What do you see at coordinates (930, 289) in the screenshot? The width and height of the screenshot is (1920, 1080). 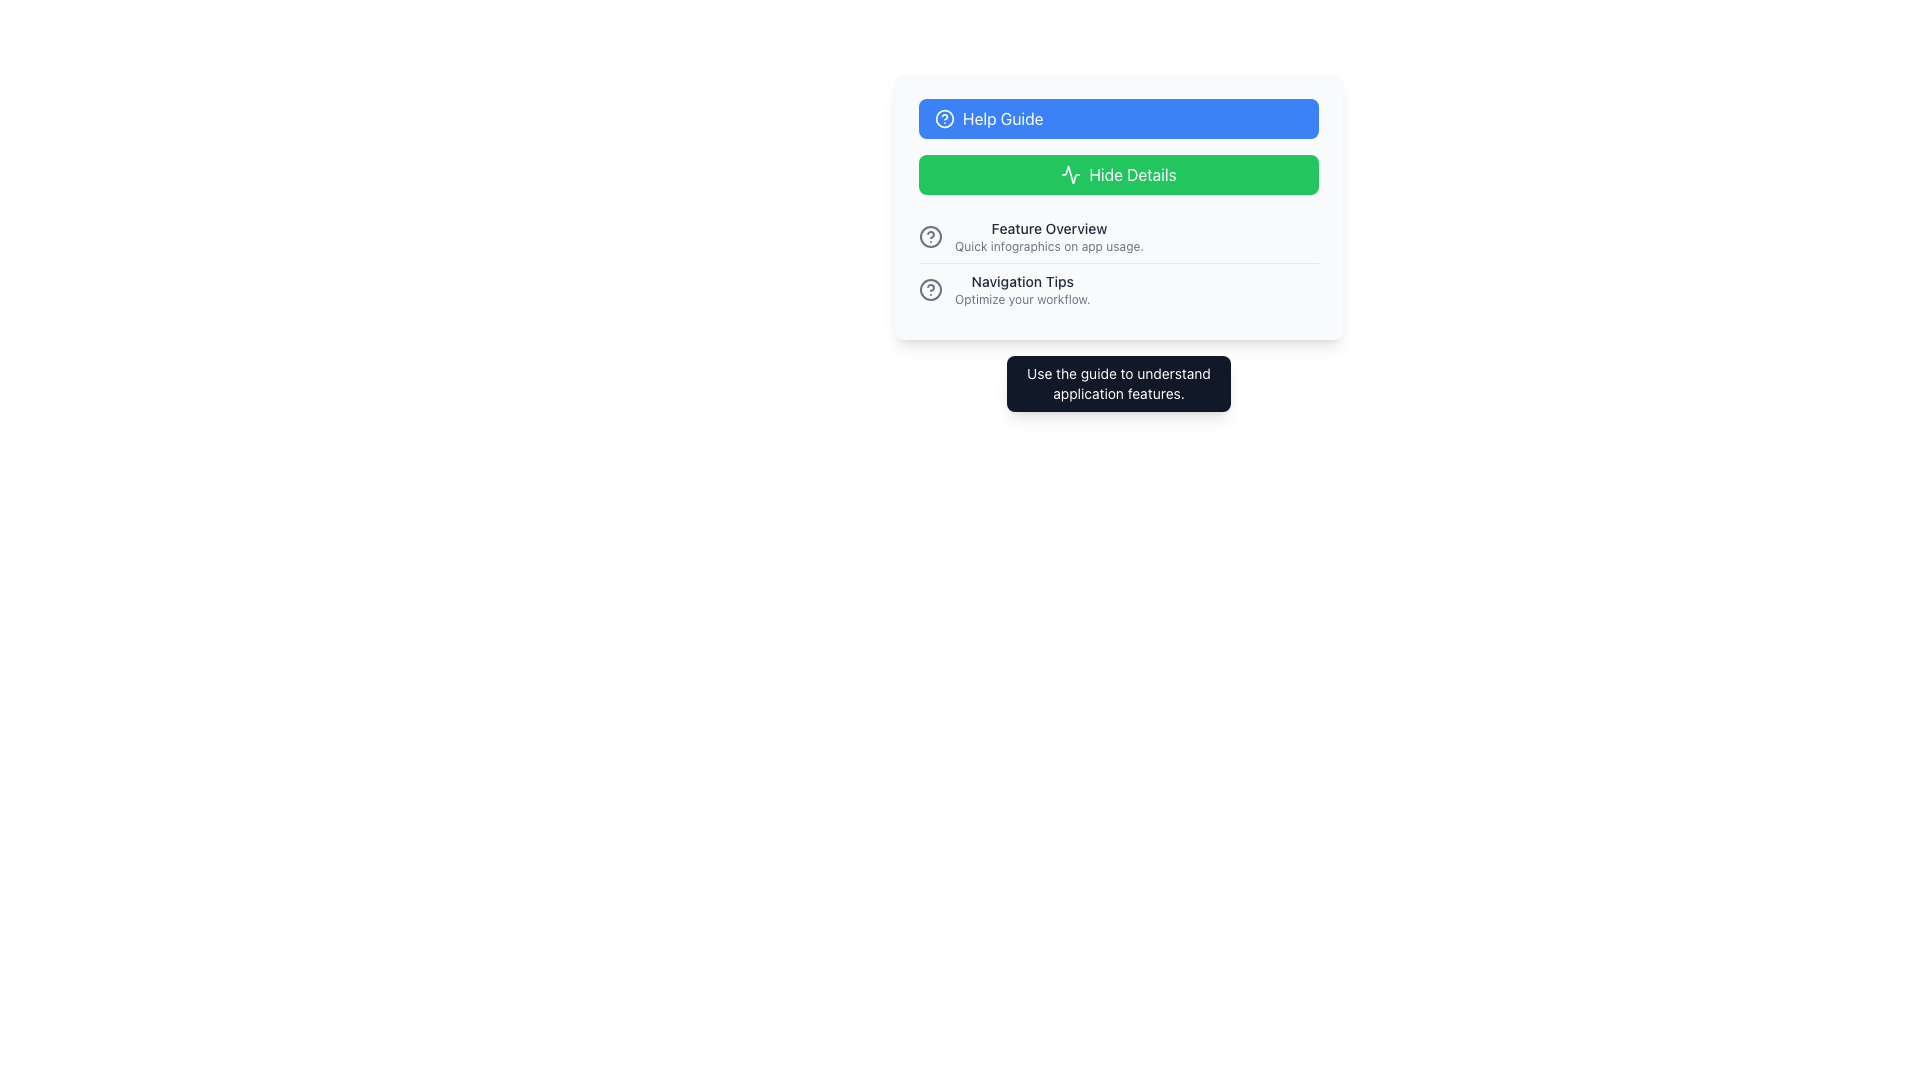 I see `the circular help icon with a question mark and dot, positioned to the left of the 'Navigation Tips' list item` at bounding box center [930, 289].